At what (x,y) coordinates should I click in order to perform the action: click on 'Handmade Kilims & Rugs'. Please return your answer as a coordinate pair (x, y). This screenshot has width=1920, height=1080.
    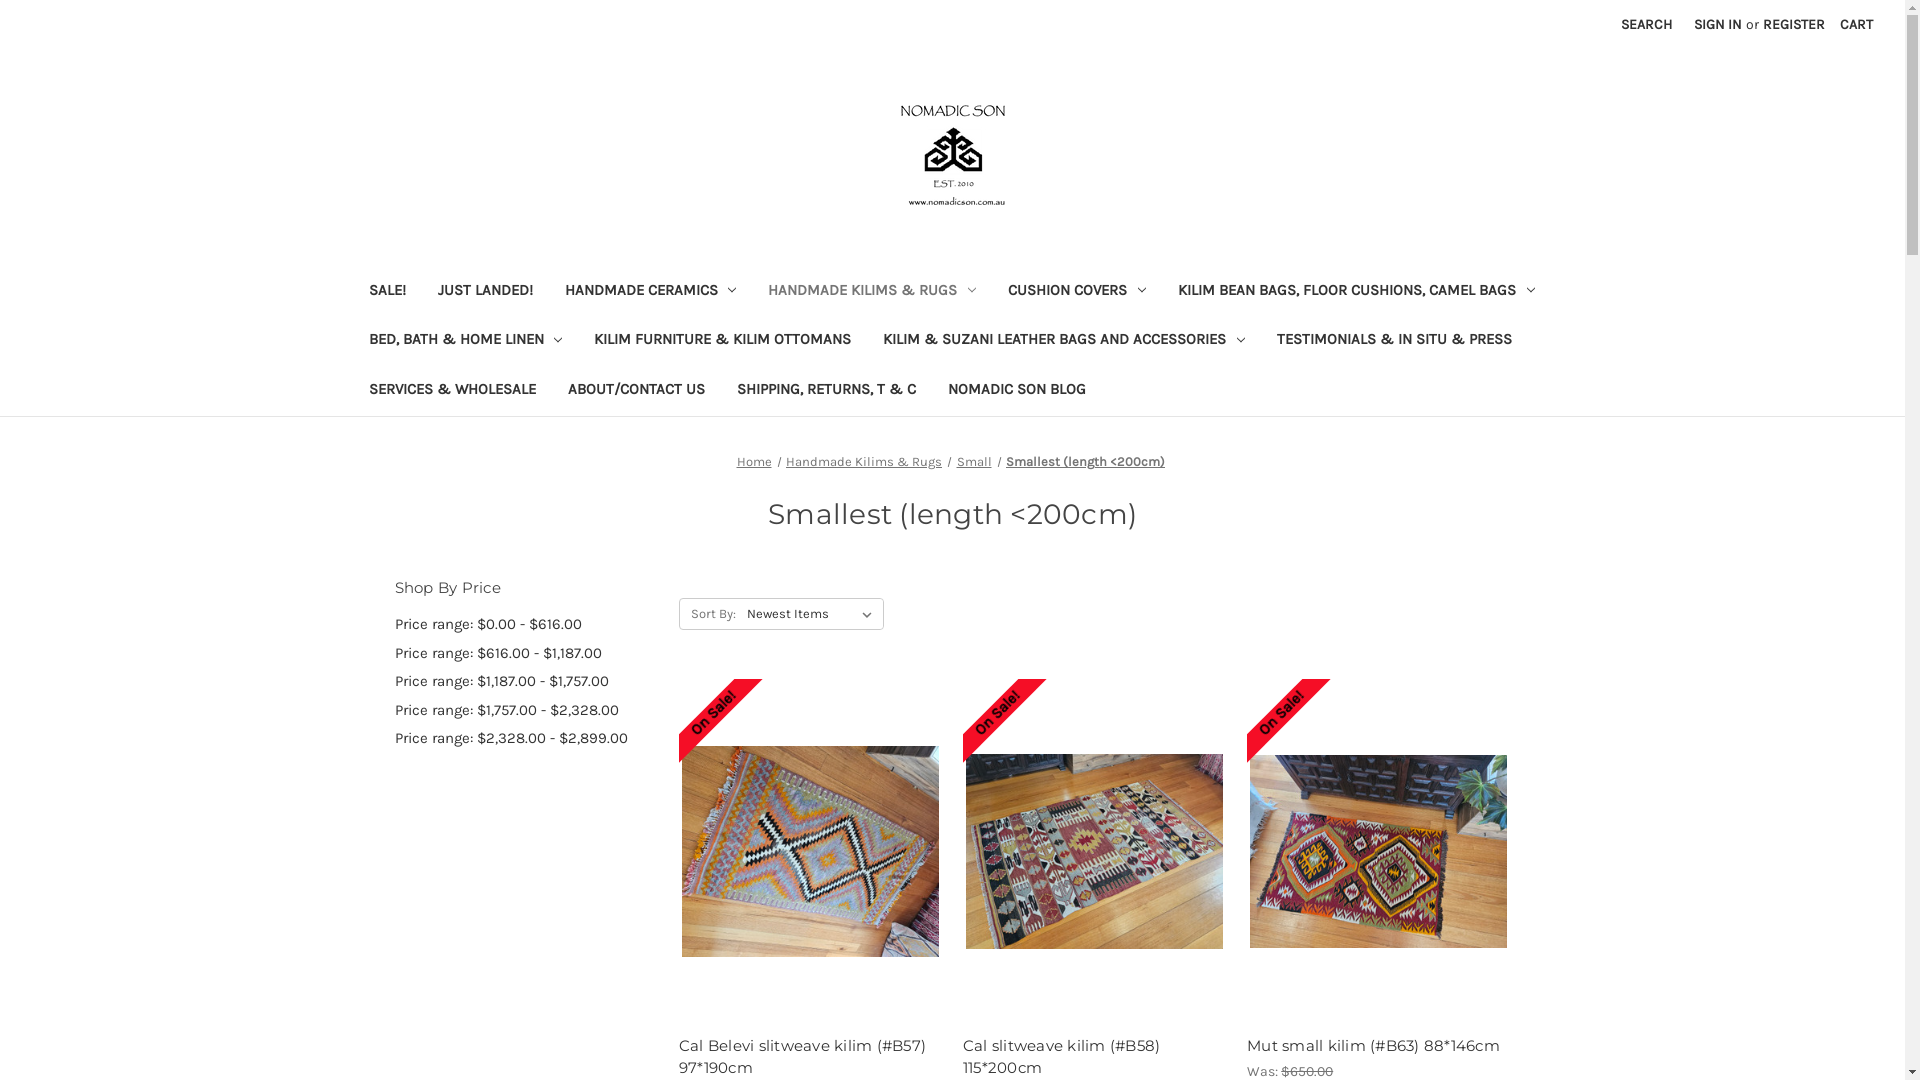
    Looking at the image, I should click on (864, 461).